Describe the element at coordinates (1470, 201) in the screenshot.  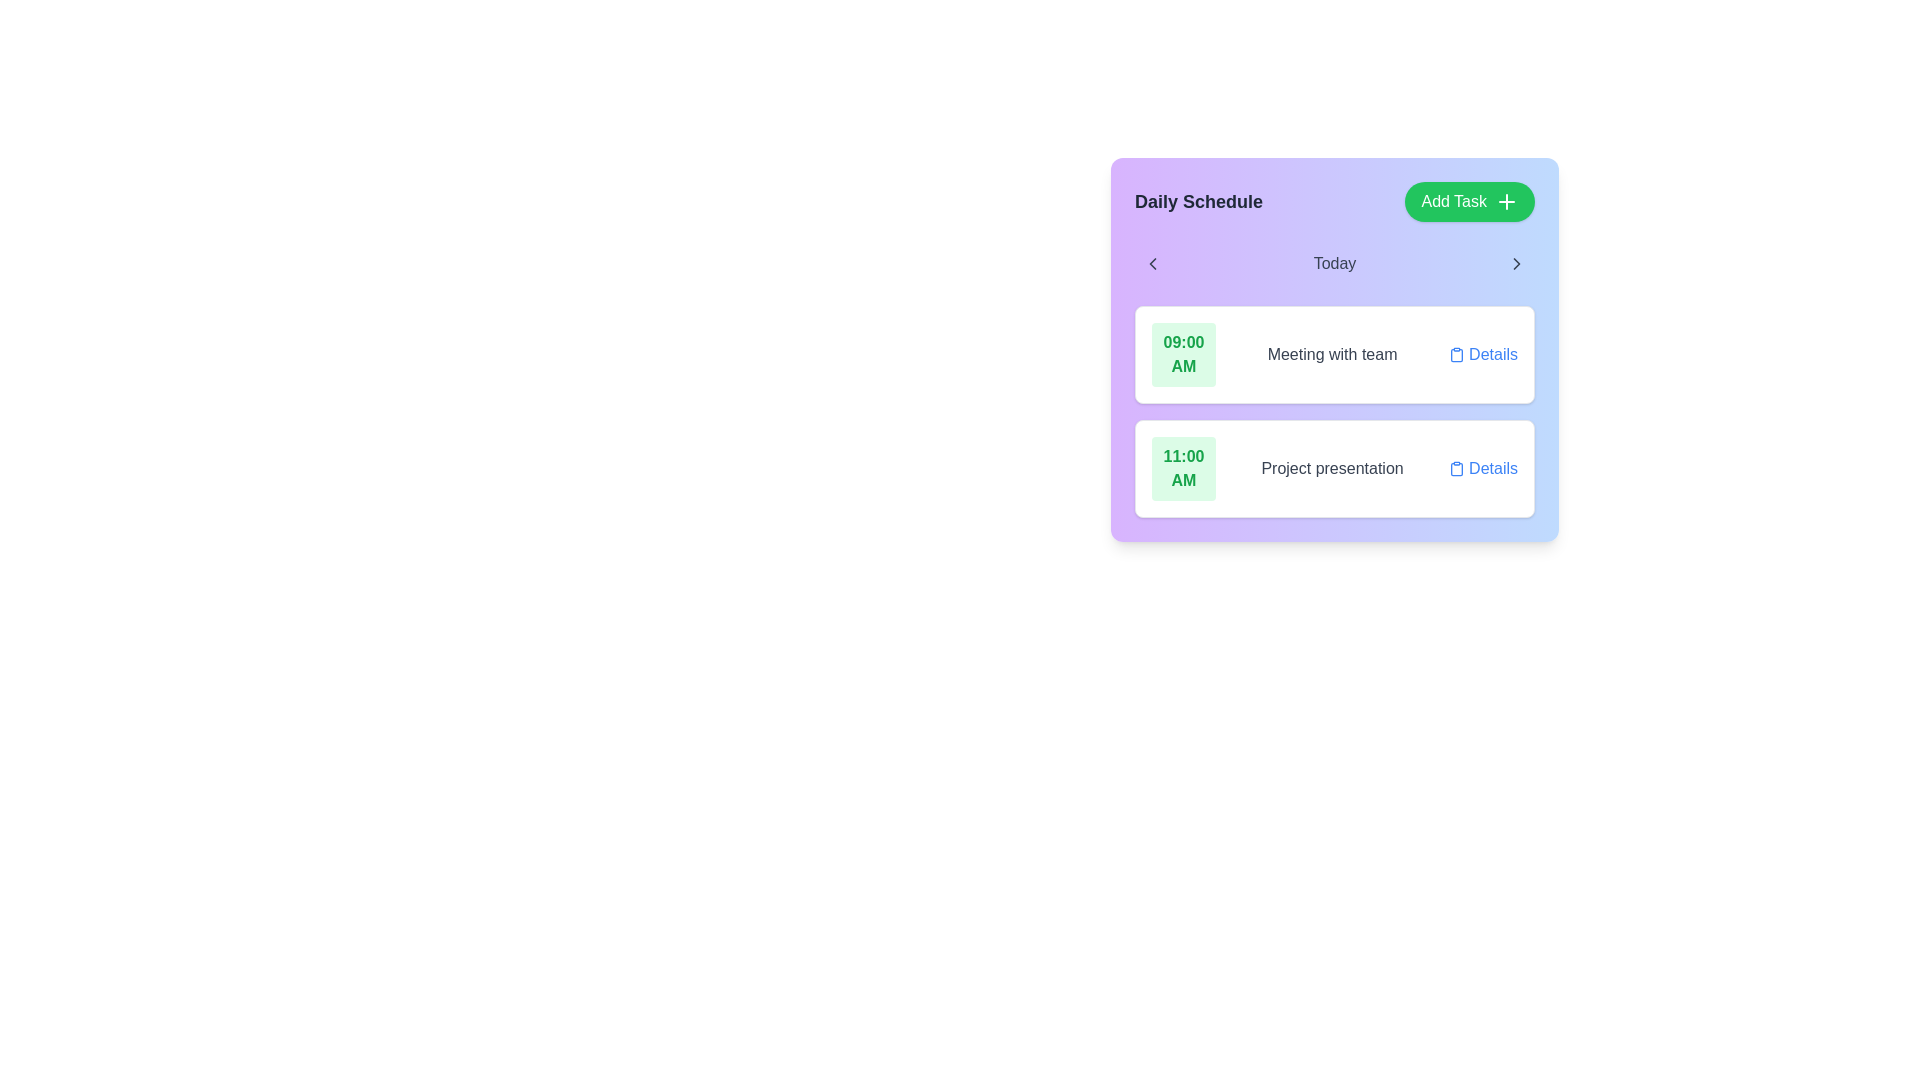
I see `the 'Add Task' button` at that location.